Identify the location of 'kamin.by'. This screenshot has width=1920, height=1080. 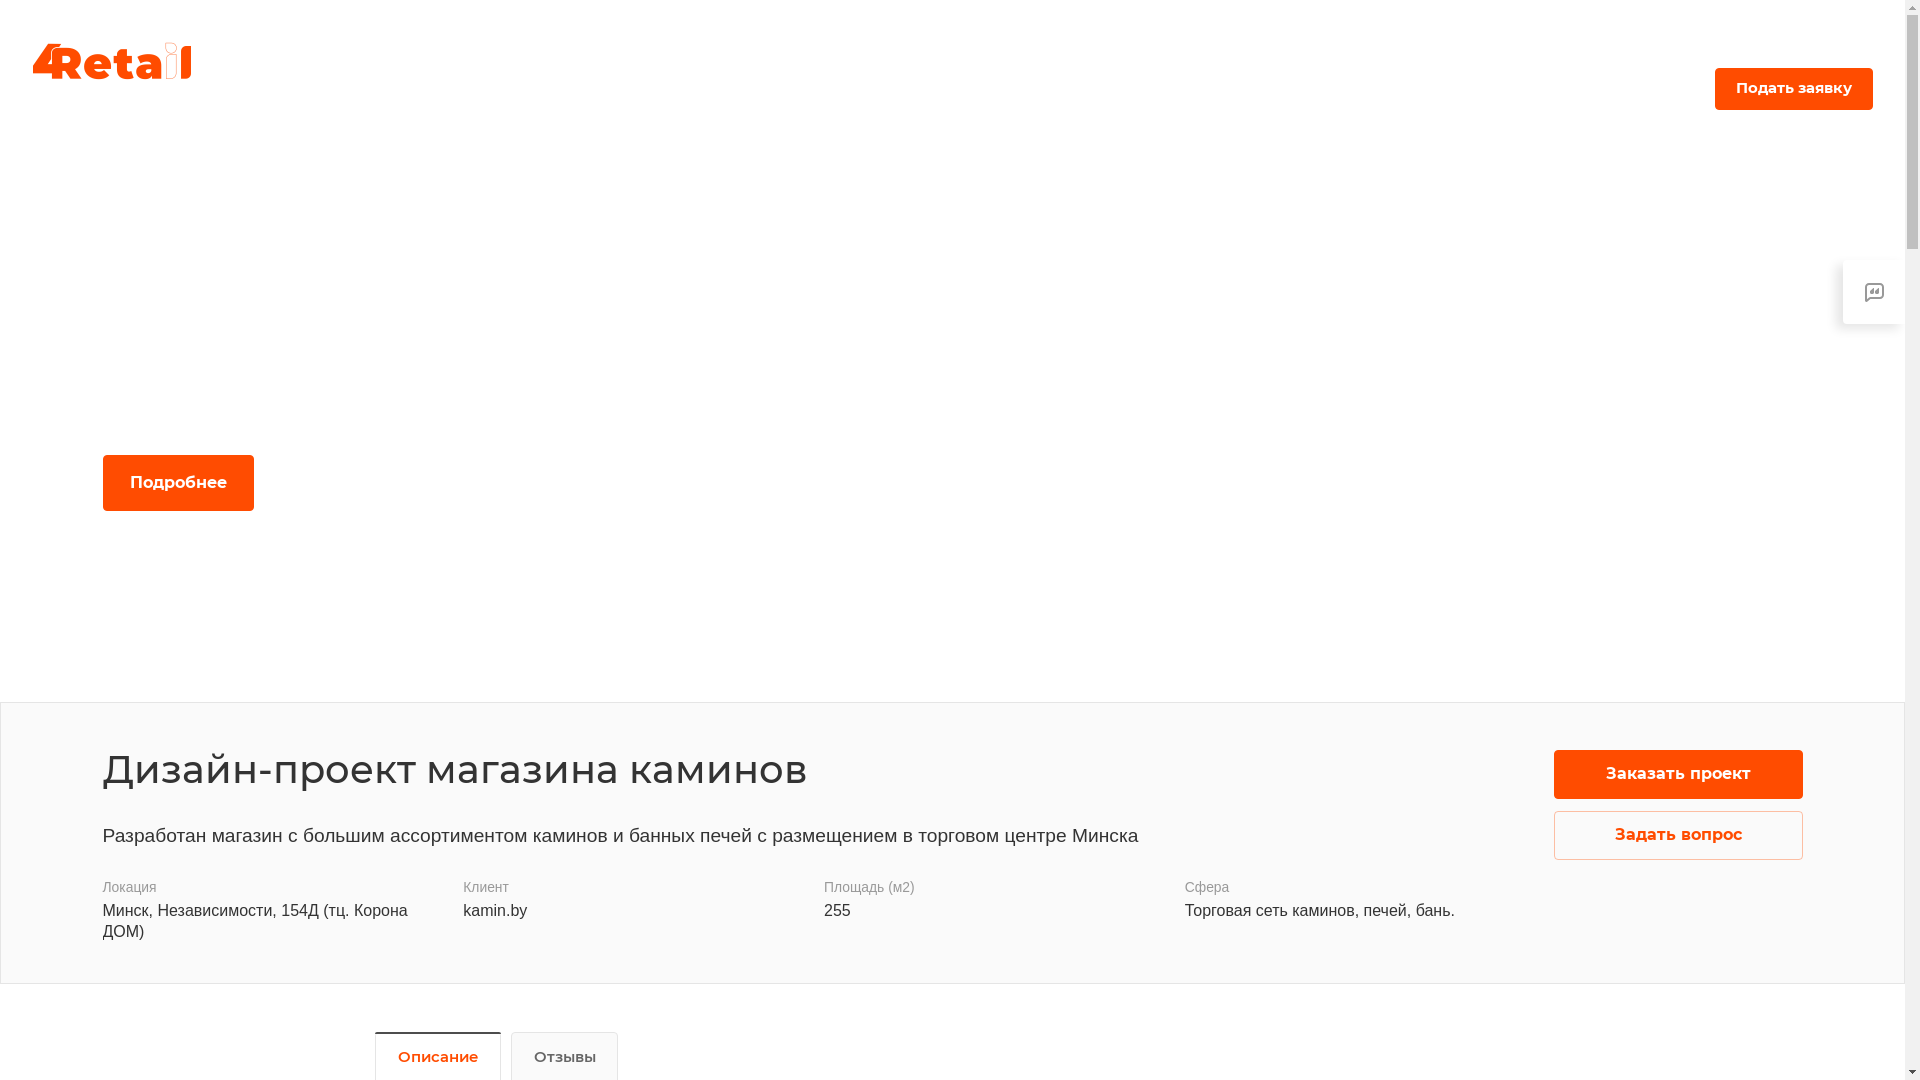
(494, 910).